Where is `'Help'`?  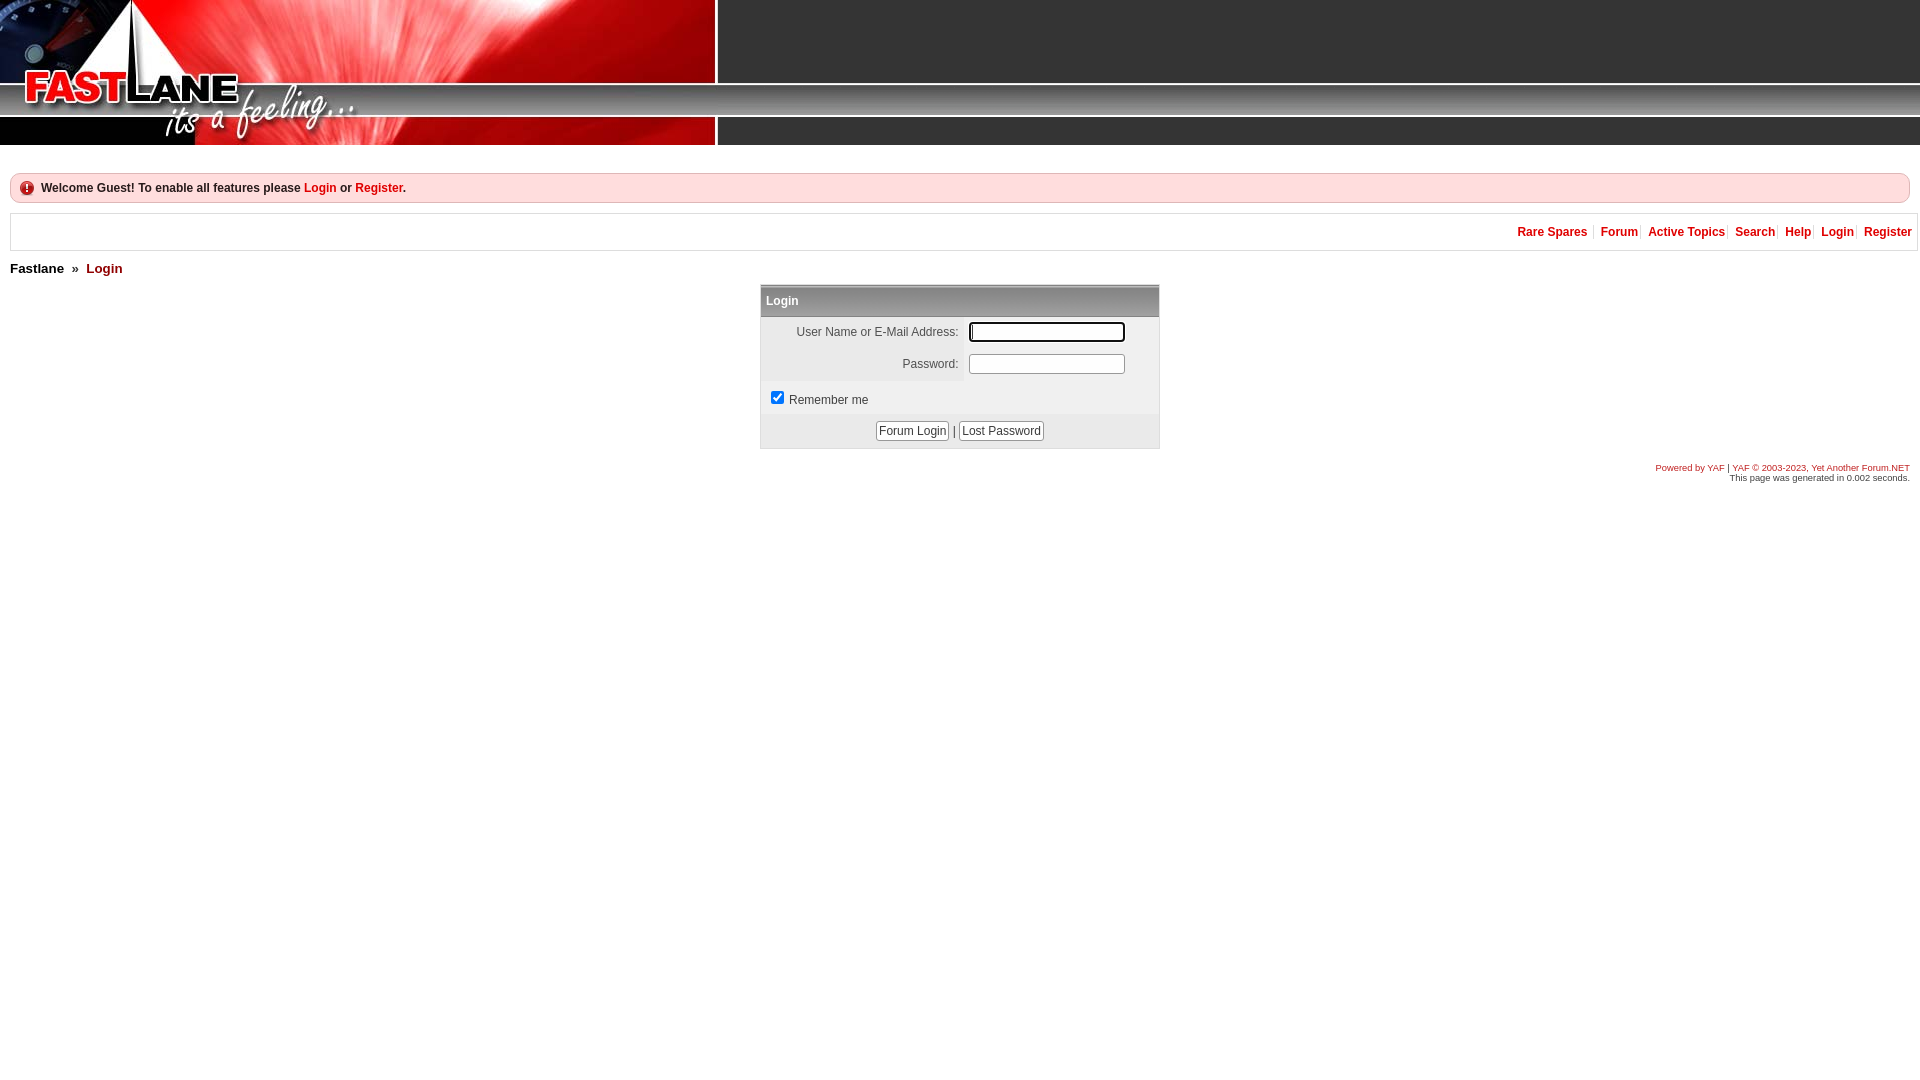
'Help' is located at coordinates (1798, 230).